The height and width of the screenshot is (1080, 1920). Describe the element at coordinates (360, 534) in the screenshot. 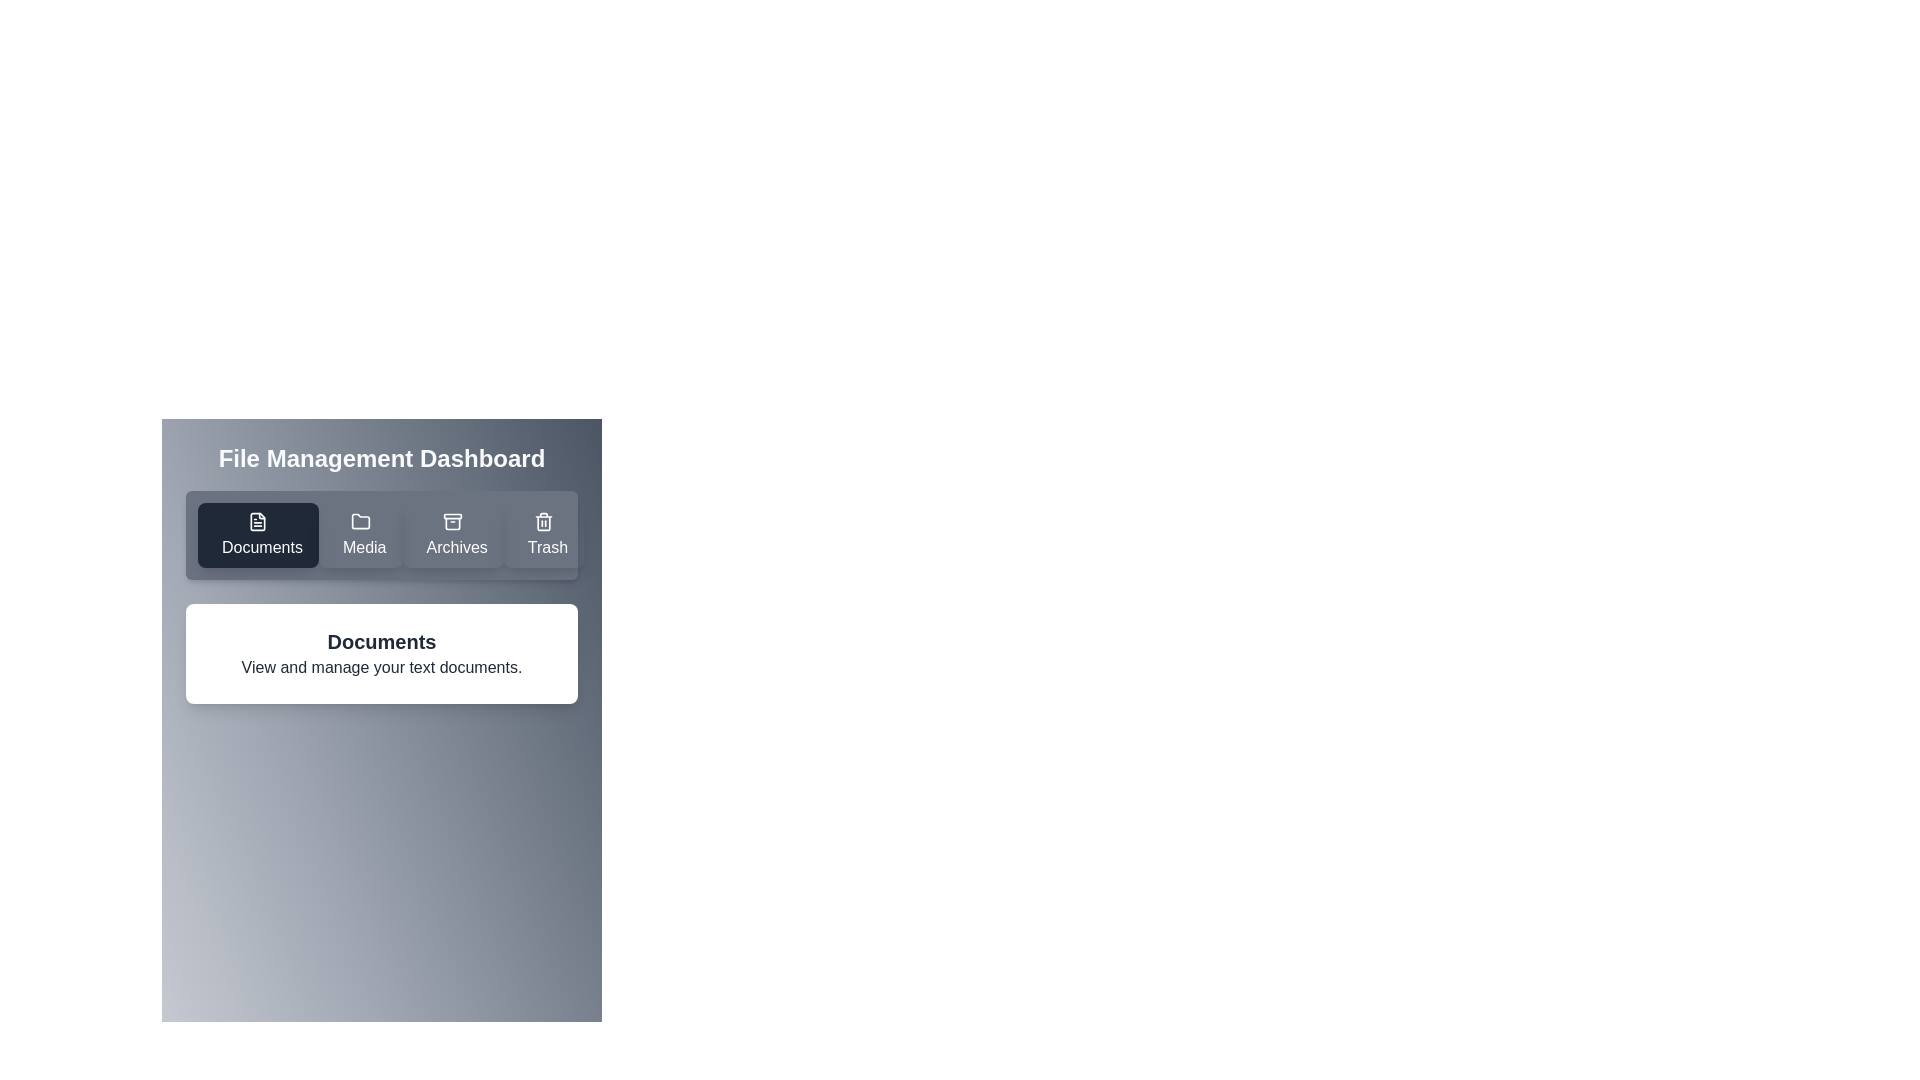

I see `the Media tab by clicking on its button` at that location.